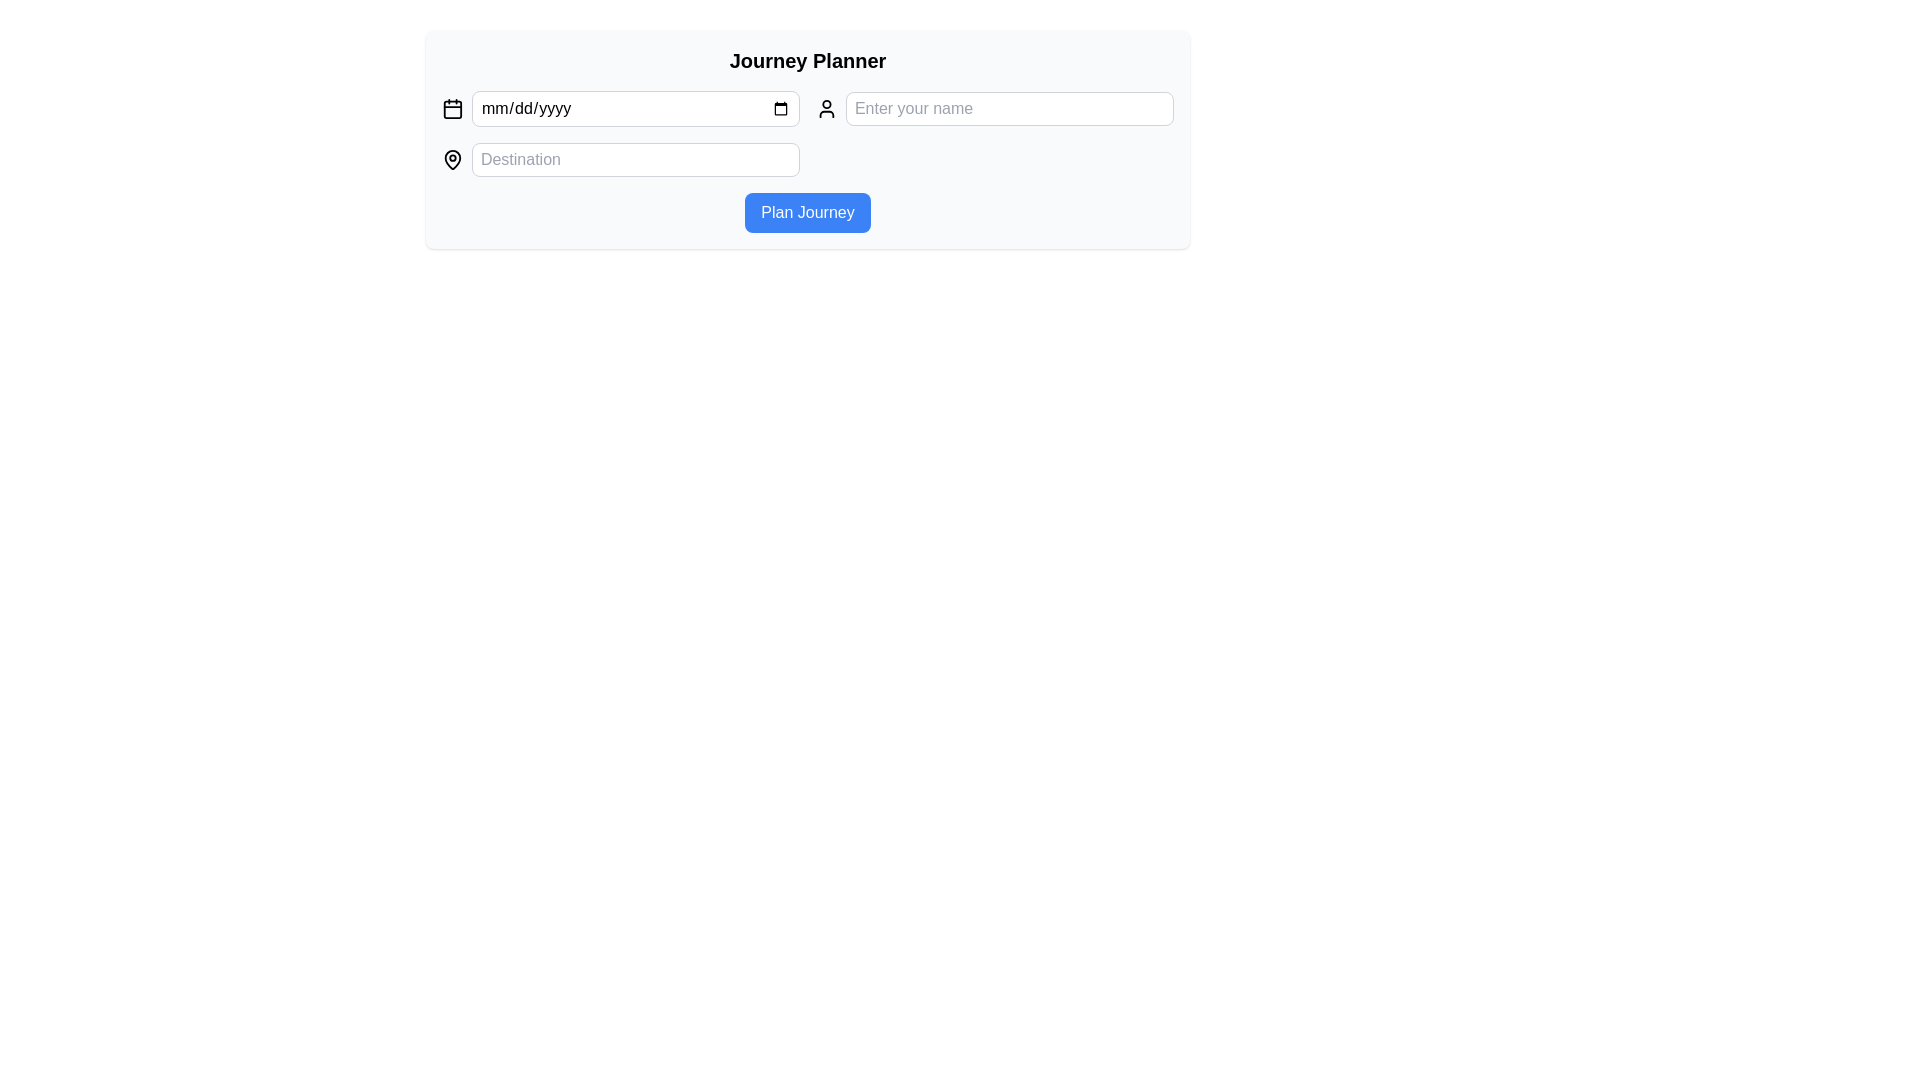 Image resolution: width=1920 pixels, height=1080 pixels. I want to click on the map pin icon that indicates the location input field labeled 'Destination', so click(451, 158).